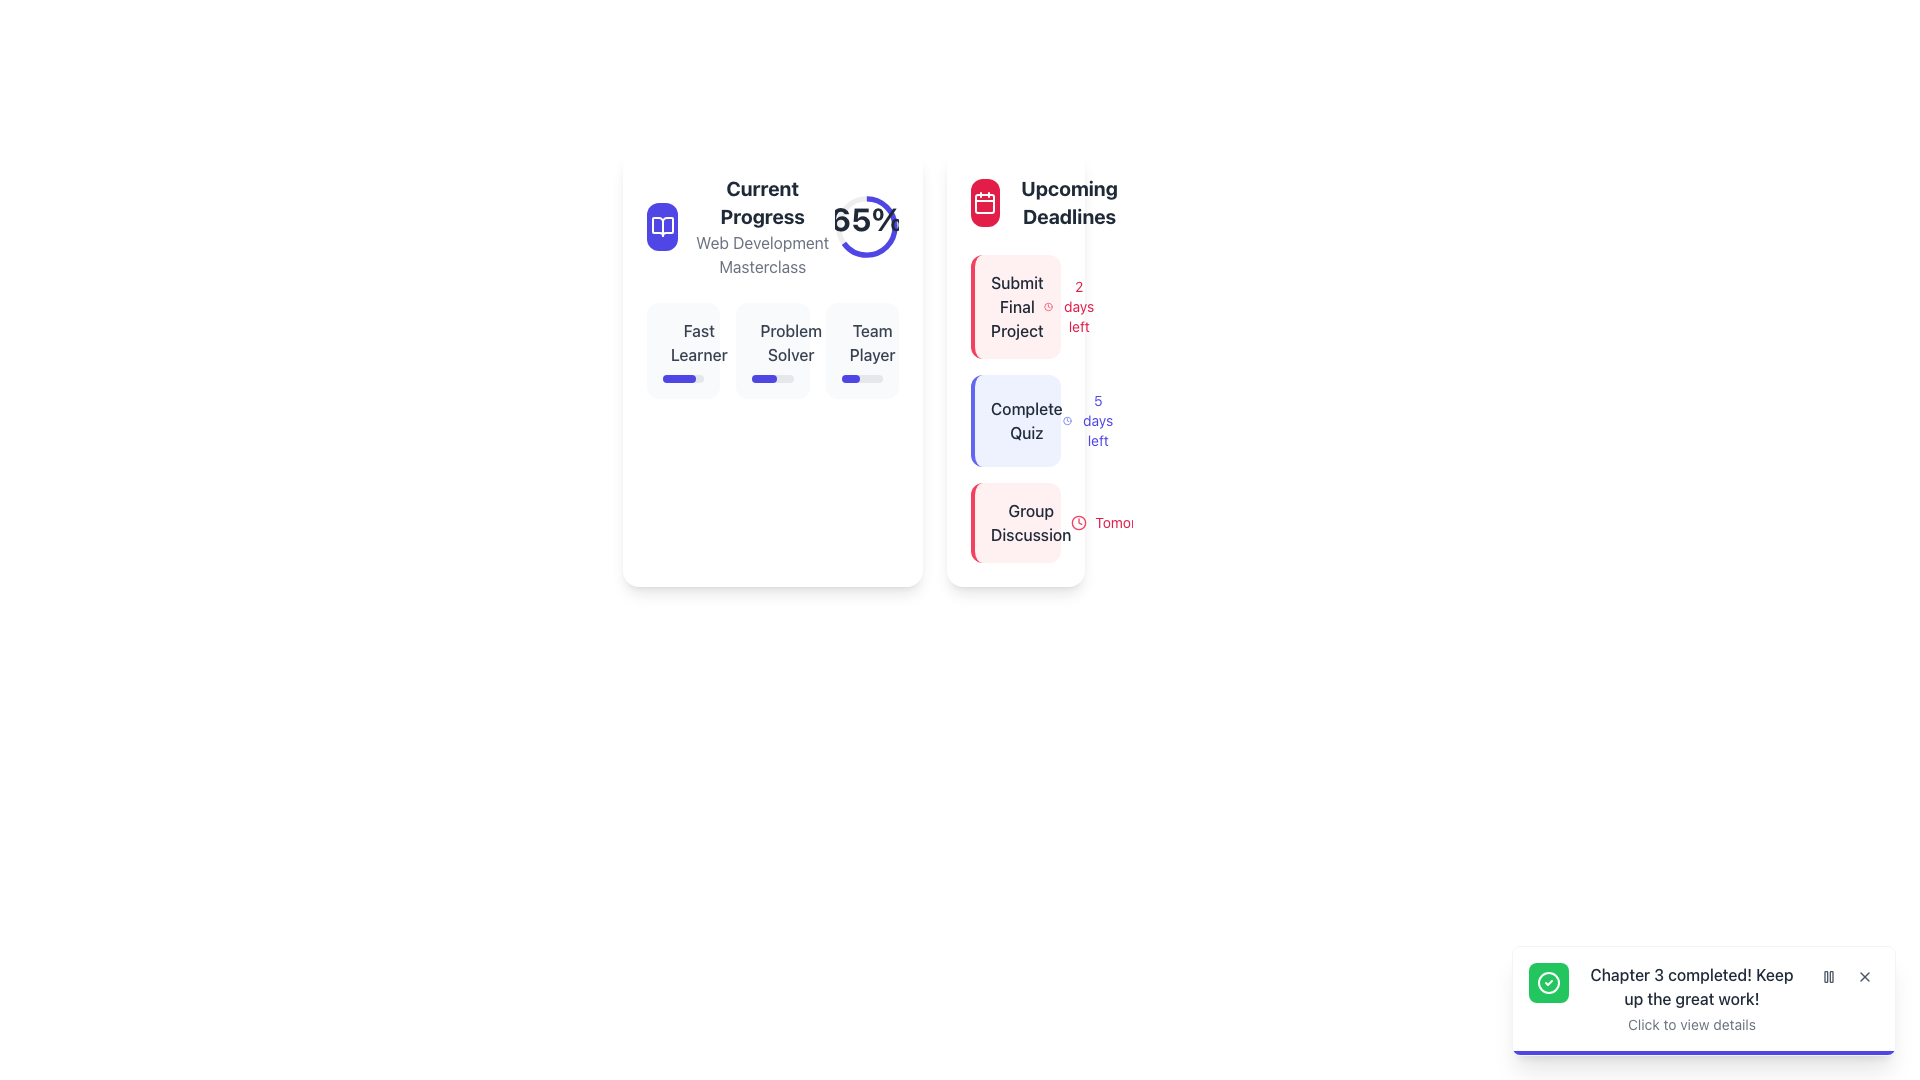 The image size is (1920, 1080). I want to click on the decorative background element inside the calendar icon located at the top left of the 'Upcoming Deadlines' section, so click(985, 204).